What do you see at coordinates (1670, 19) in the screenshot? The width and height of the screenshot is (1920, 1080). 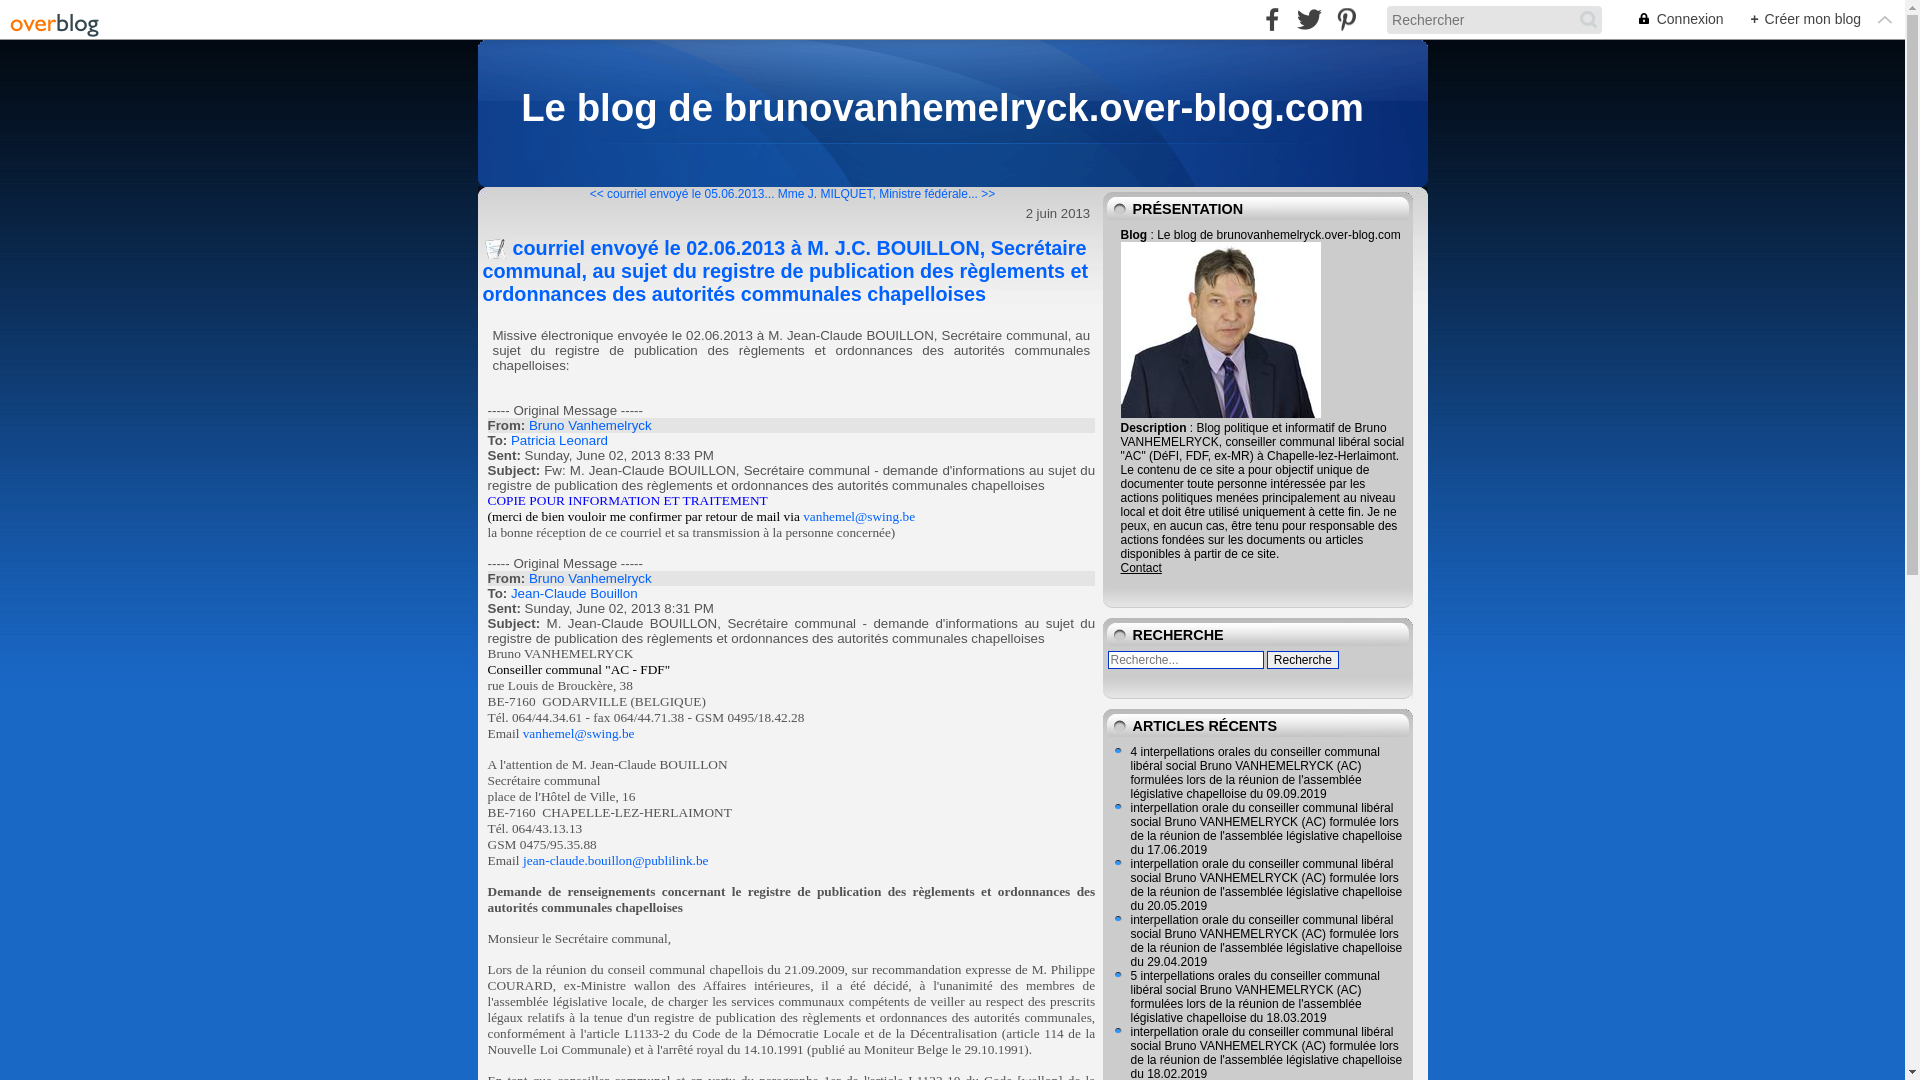 I see `'Connexion'` at bounding box center [1670, 19].